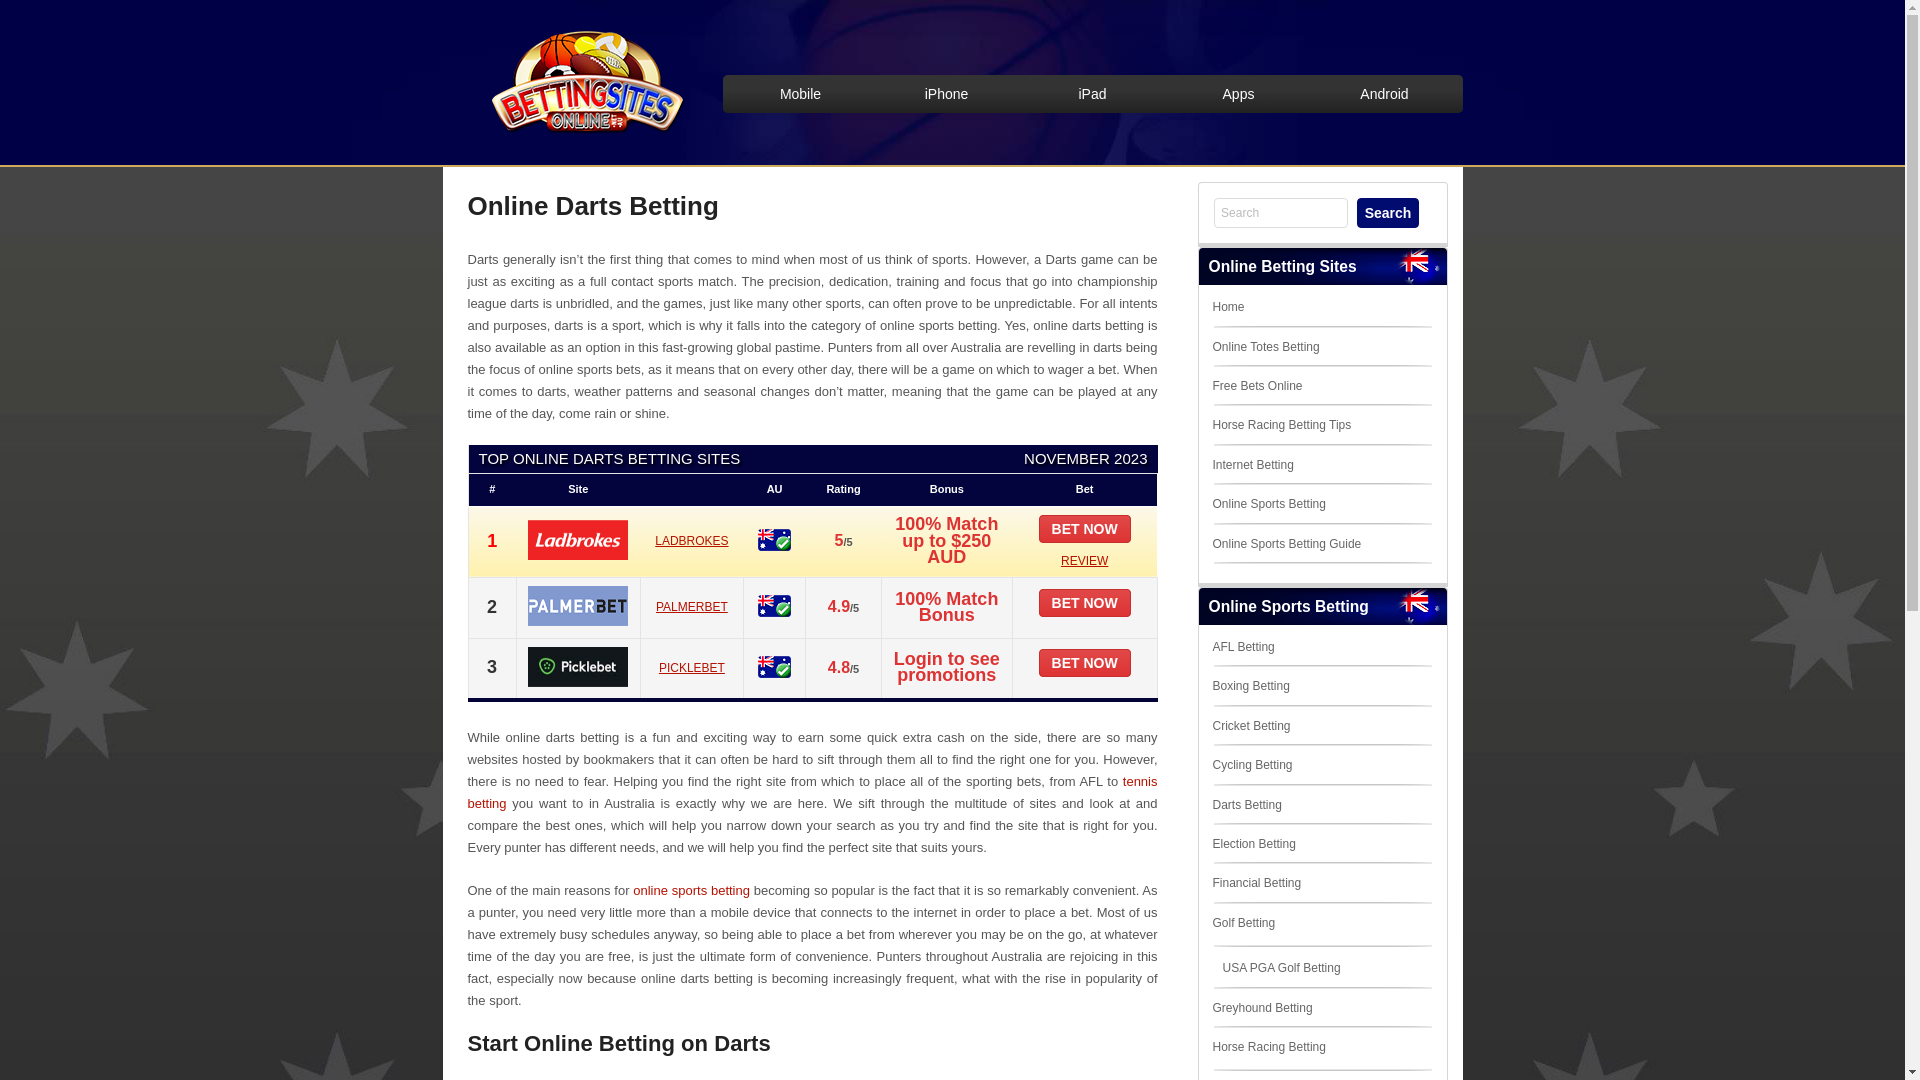  What do you see at coordinates (801, 93) in the screenshot?
I see `'Mobile'` at bounding box center [801, 93].